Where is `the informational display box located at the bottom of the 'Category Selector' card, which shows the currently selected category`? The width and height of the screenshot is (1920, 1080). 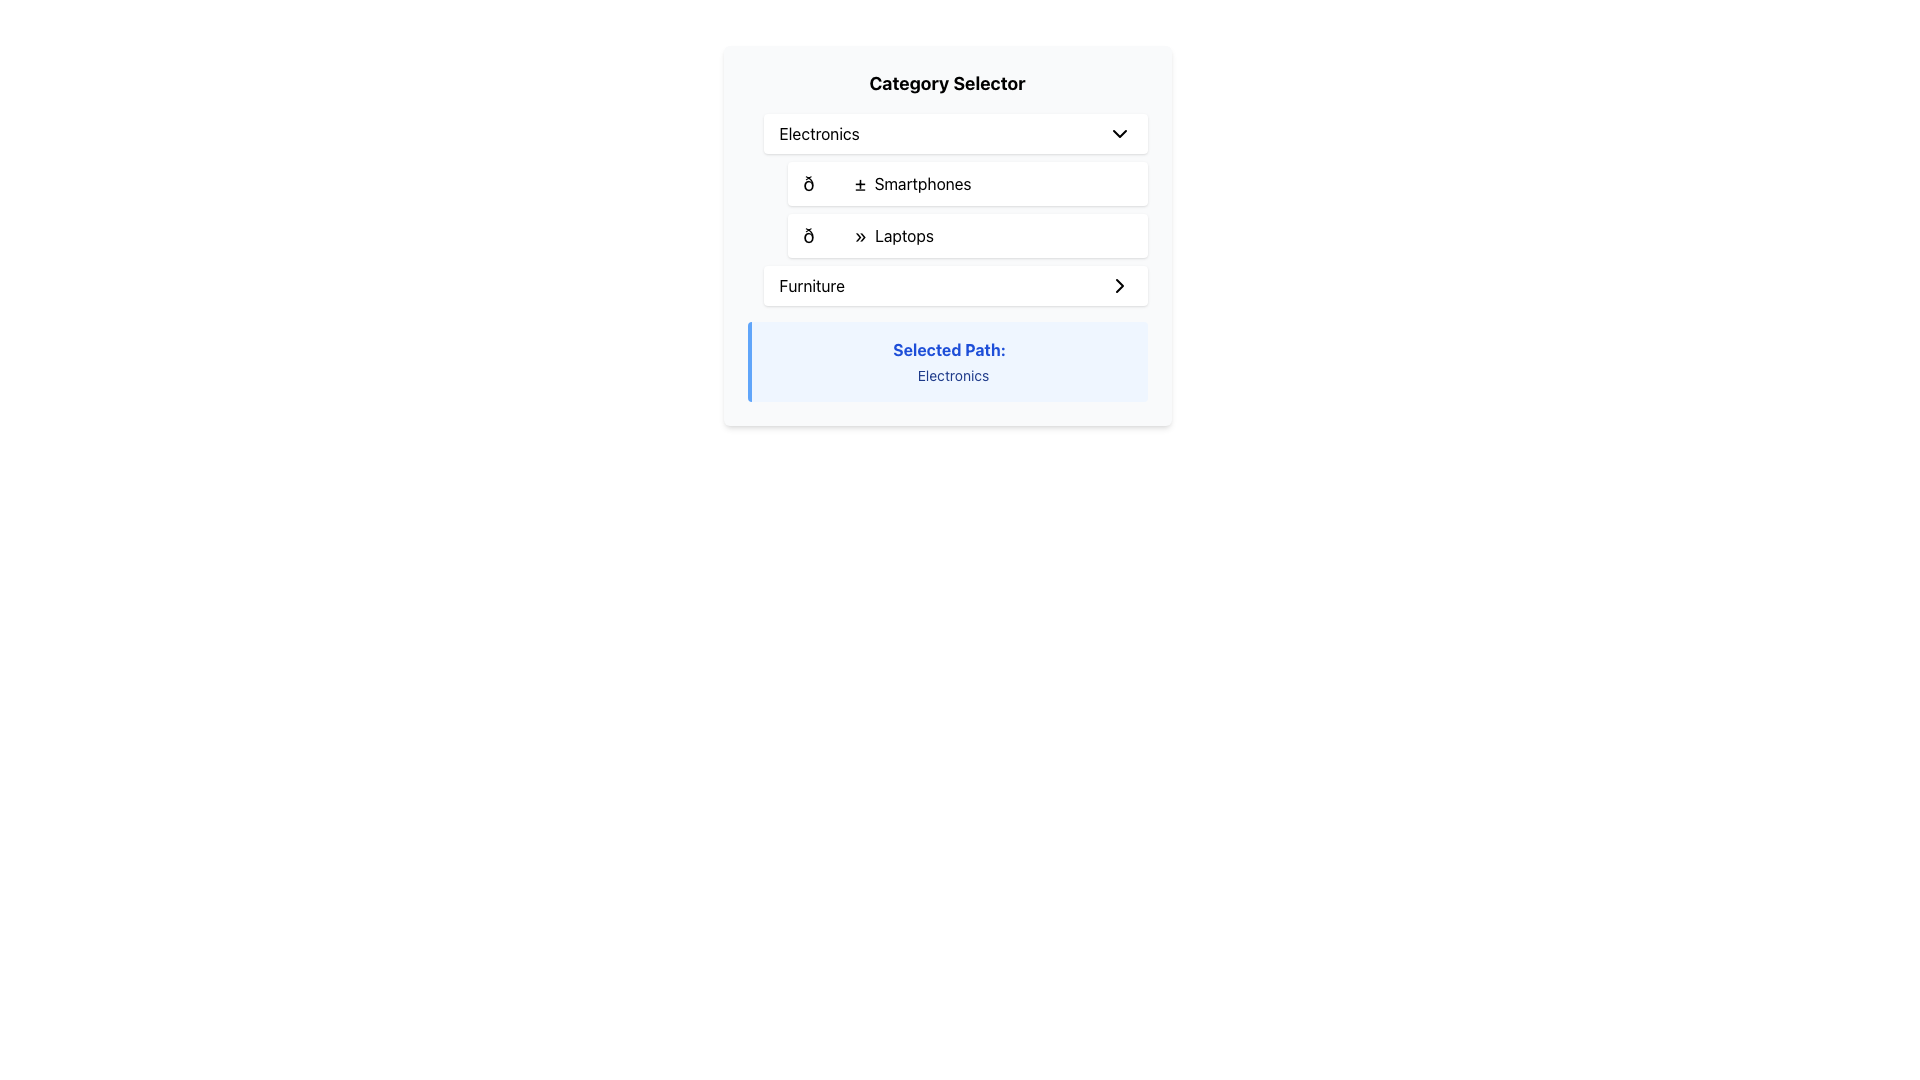 the informational display box located at the bottom of the 'Category Selector' card, which shows the currently selected category is located at coordinates (946, 362).